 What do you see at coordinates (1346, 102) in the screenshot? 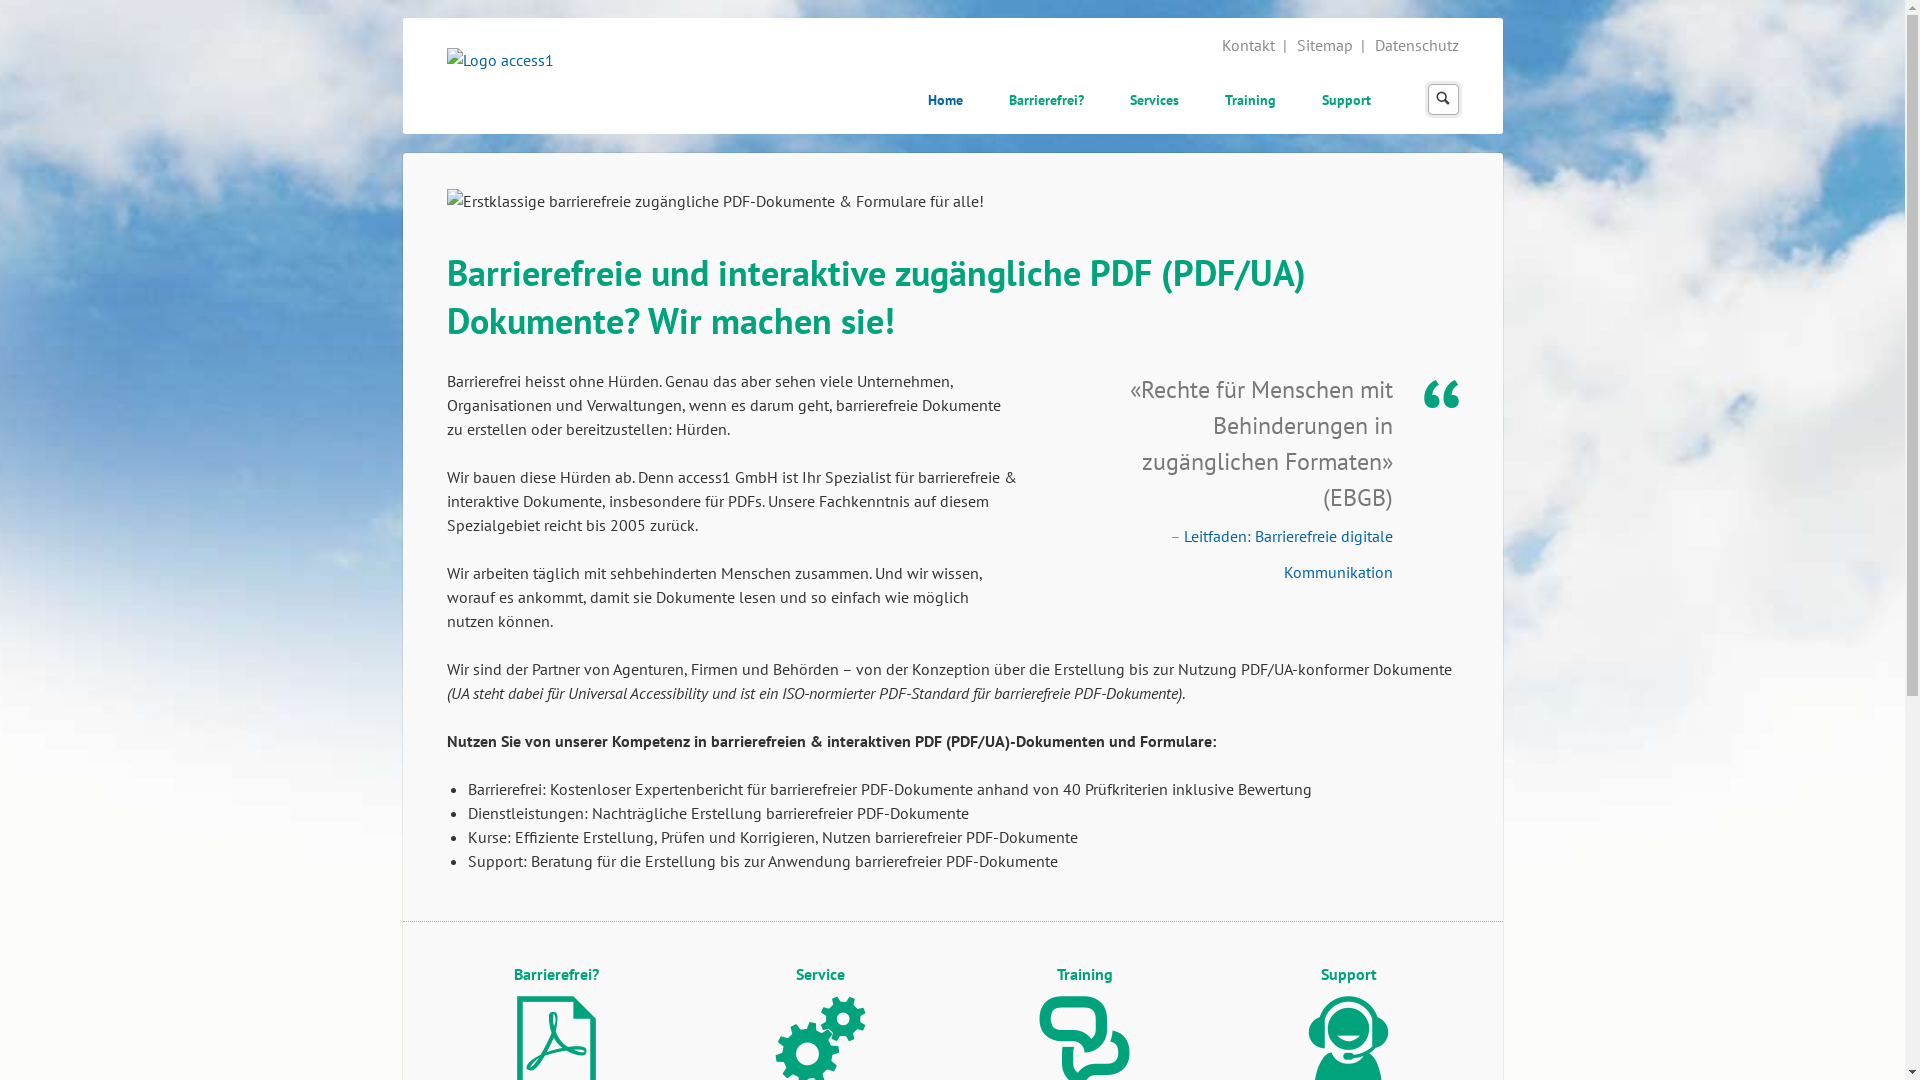
I see `'Support'` at bounding box center [1346, 102].